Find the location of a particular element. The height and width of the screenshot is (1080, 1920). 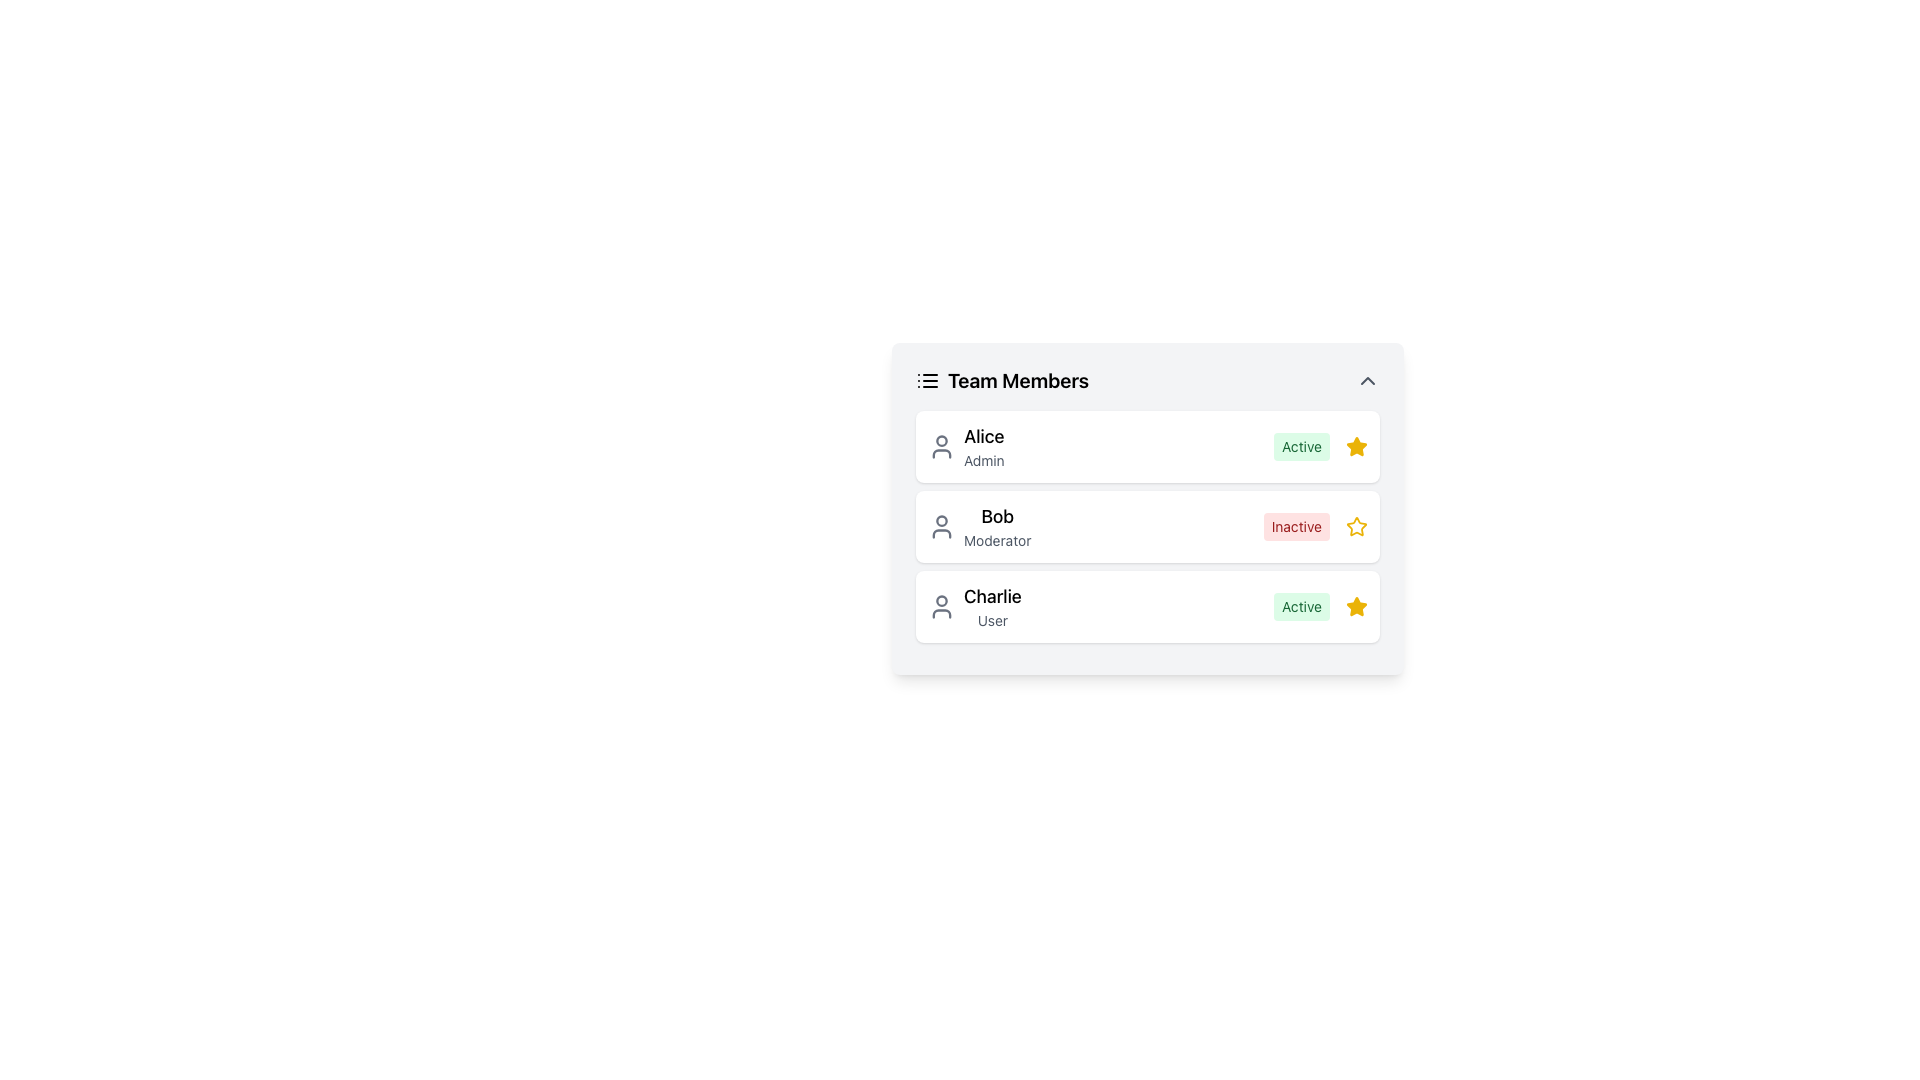

the text element identifying the user 'Alice' in the team members list, located in the first row above the 'Admin' label is located at coordinates (984, 435).